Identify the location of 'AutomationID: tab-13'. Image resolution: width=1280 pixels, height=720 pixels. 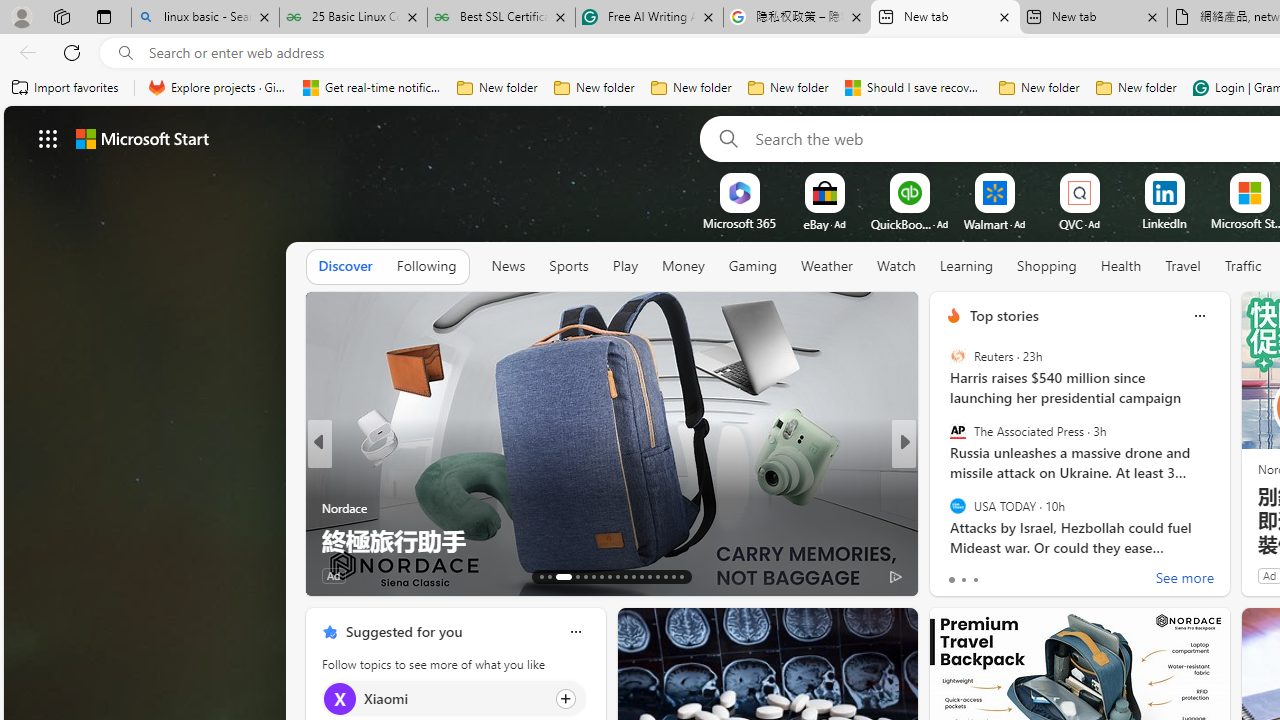
(542, 577).